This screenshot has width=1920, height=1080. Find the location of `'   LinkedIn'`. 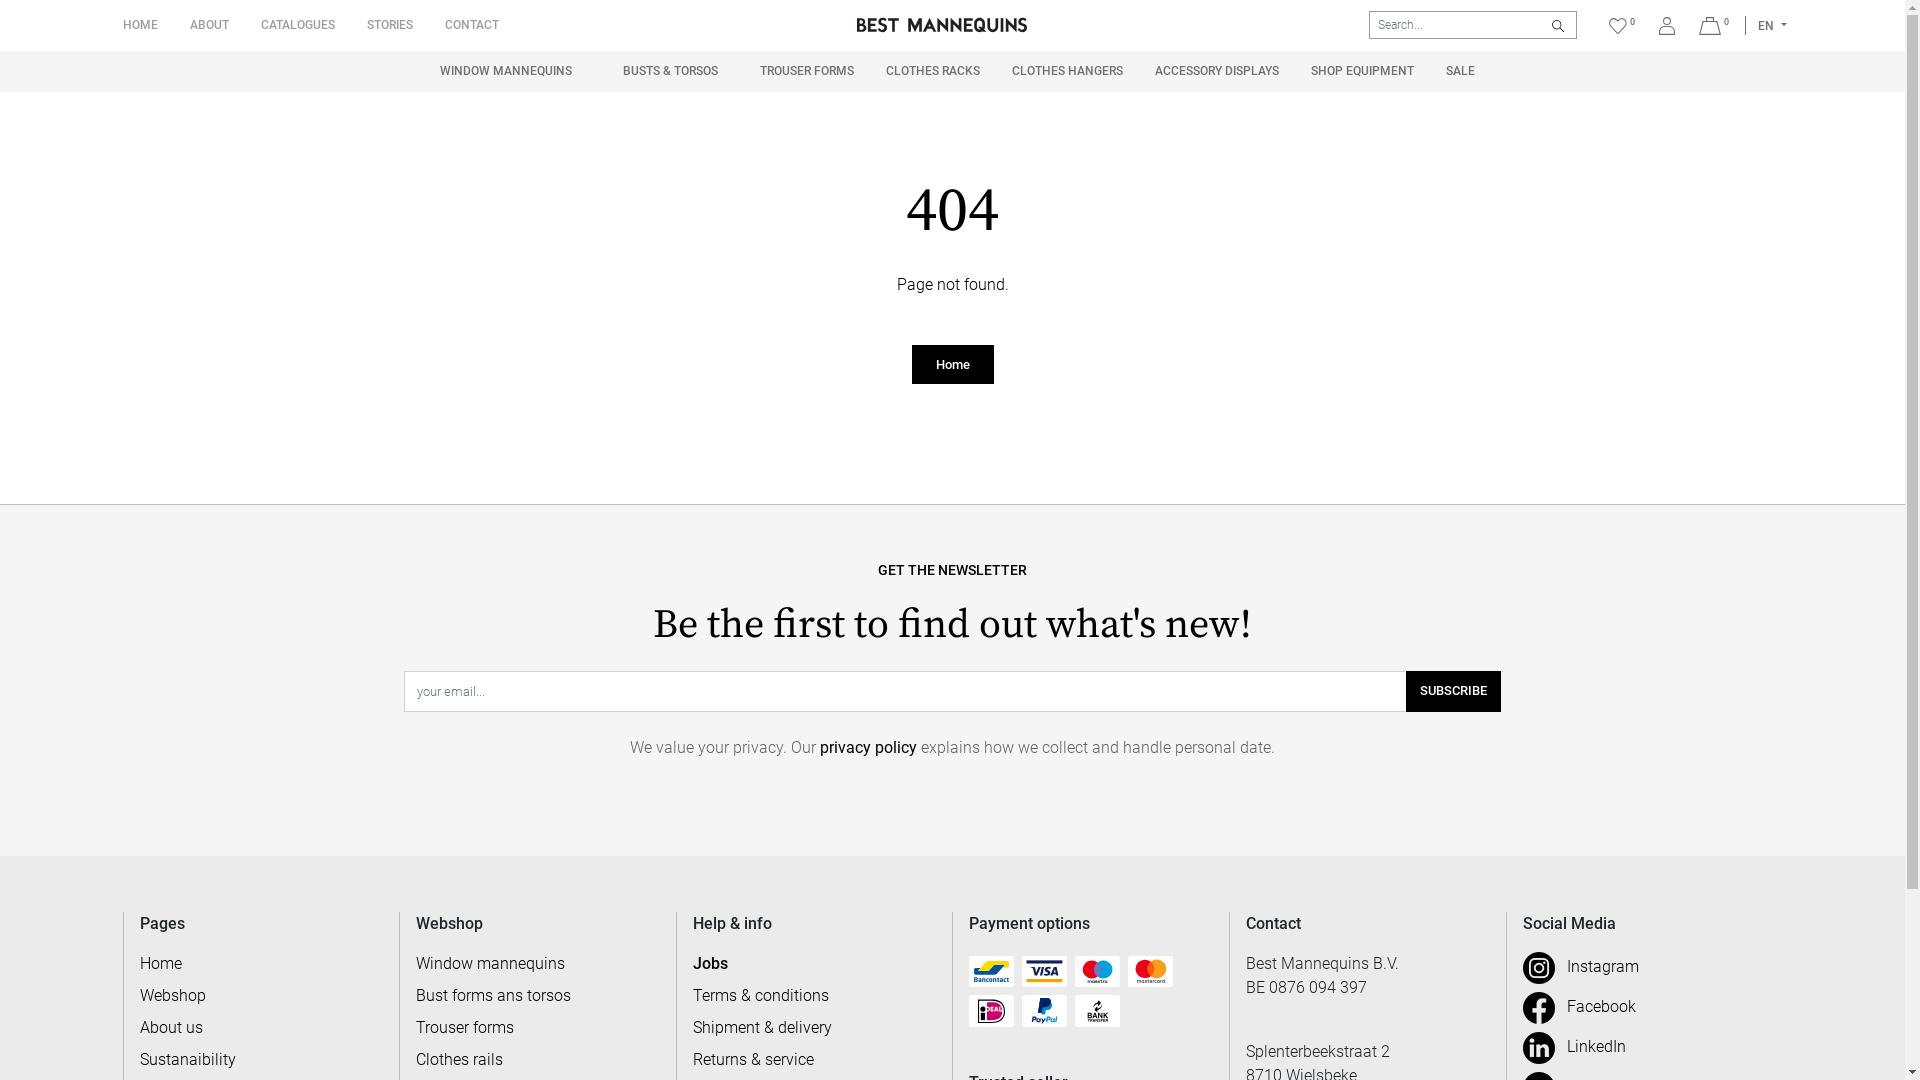

'   LinkedIn' is located at coordinates (1573, 1045).